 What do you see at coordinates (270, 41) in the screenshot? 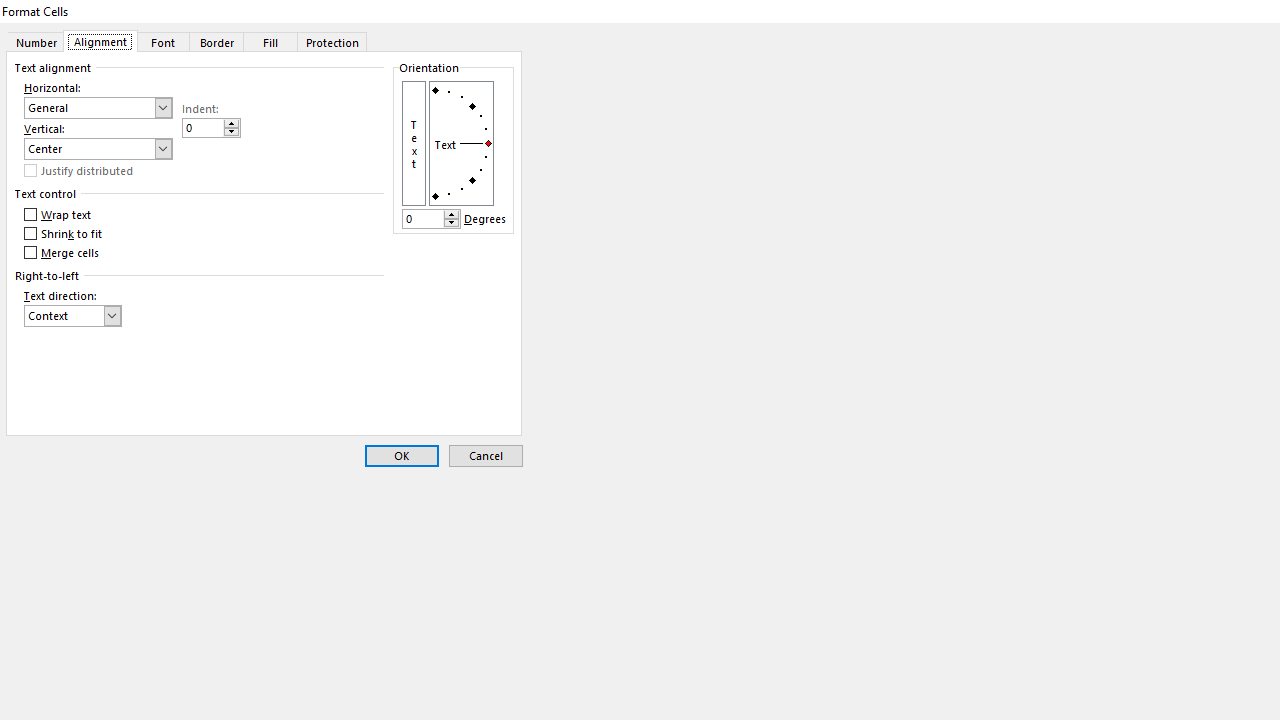
I see `'Fill'` at bounding box center [270, 41].